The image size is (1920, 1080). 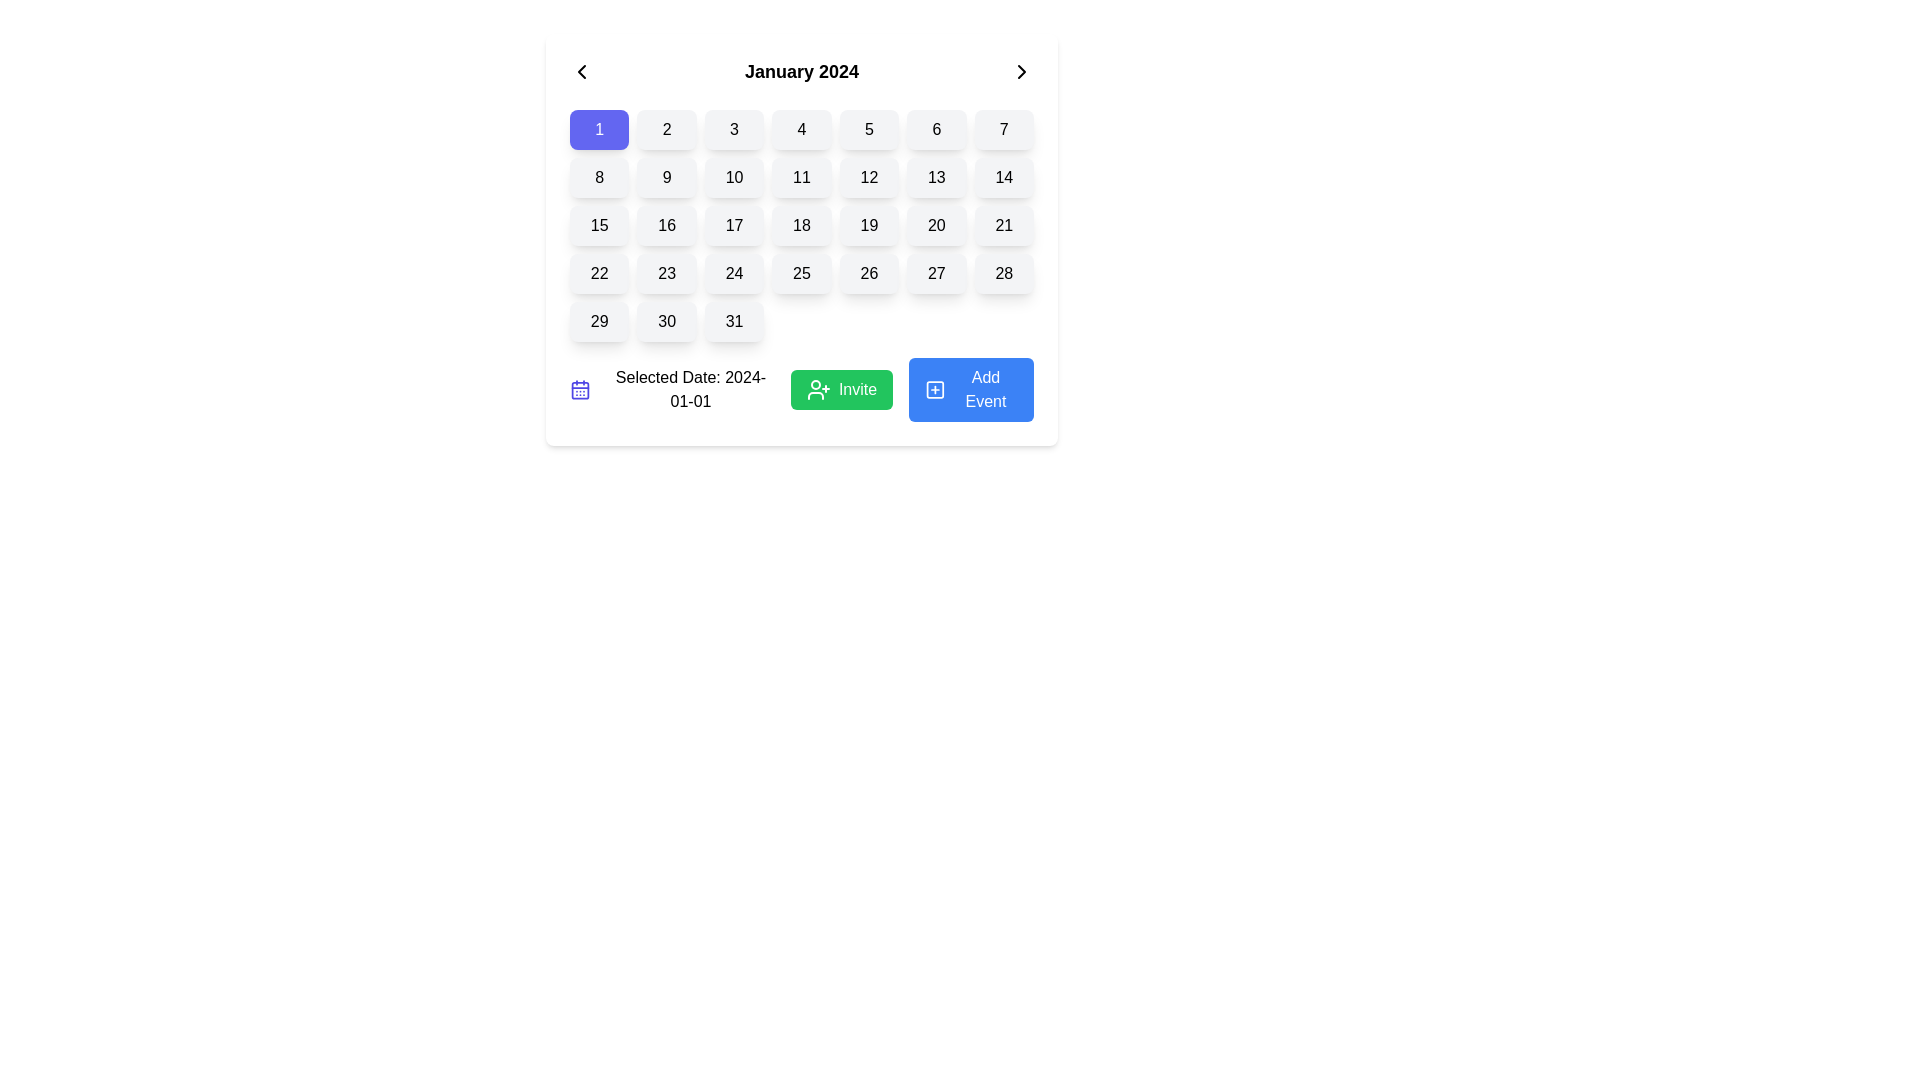 What do you see at coordinates (934, 389) in the screenshot?
I see `the decorative rectangular component with rounded corners located in the lower-right corner of the 'Add Event' button` at bounding box center [934, 389].